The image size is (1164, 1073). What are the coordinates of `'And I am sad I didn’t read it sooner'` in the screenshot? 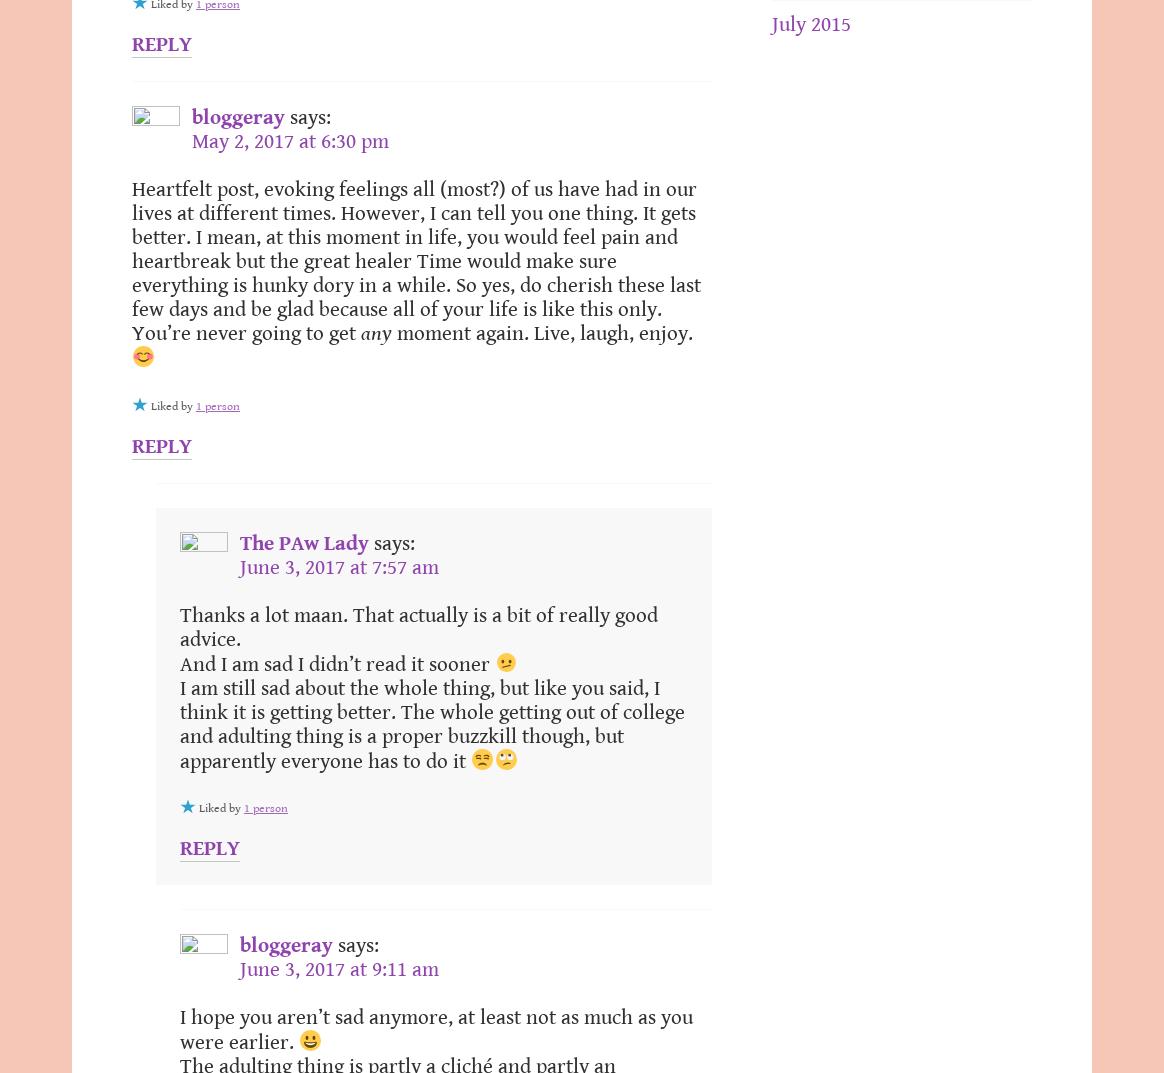 It's located at (337, 663).